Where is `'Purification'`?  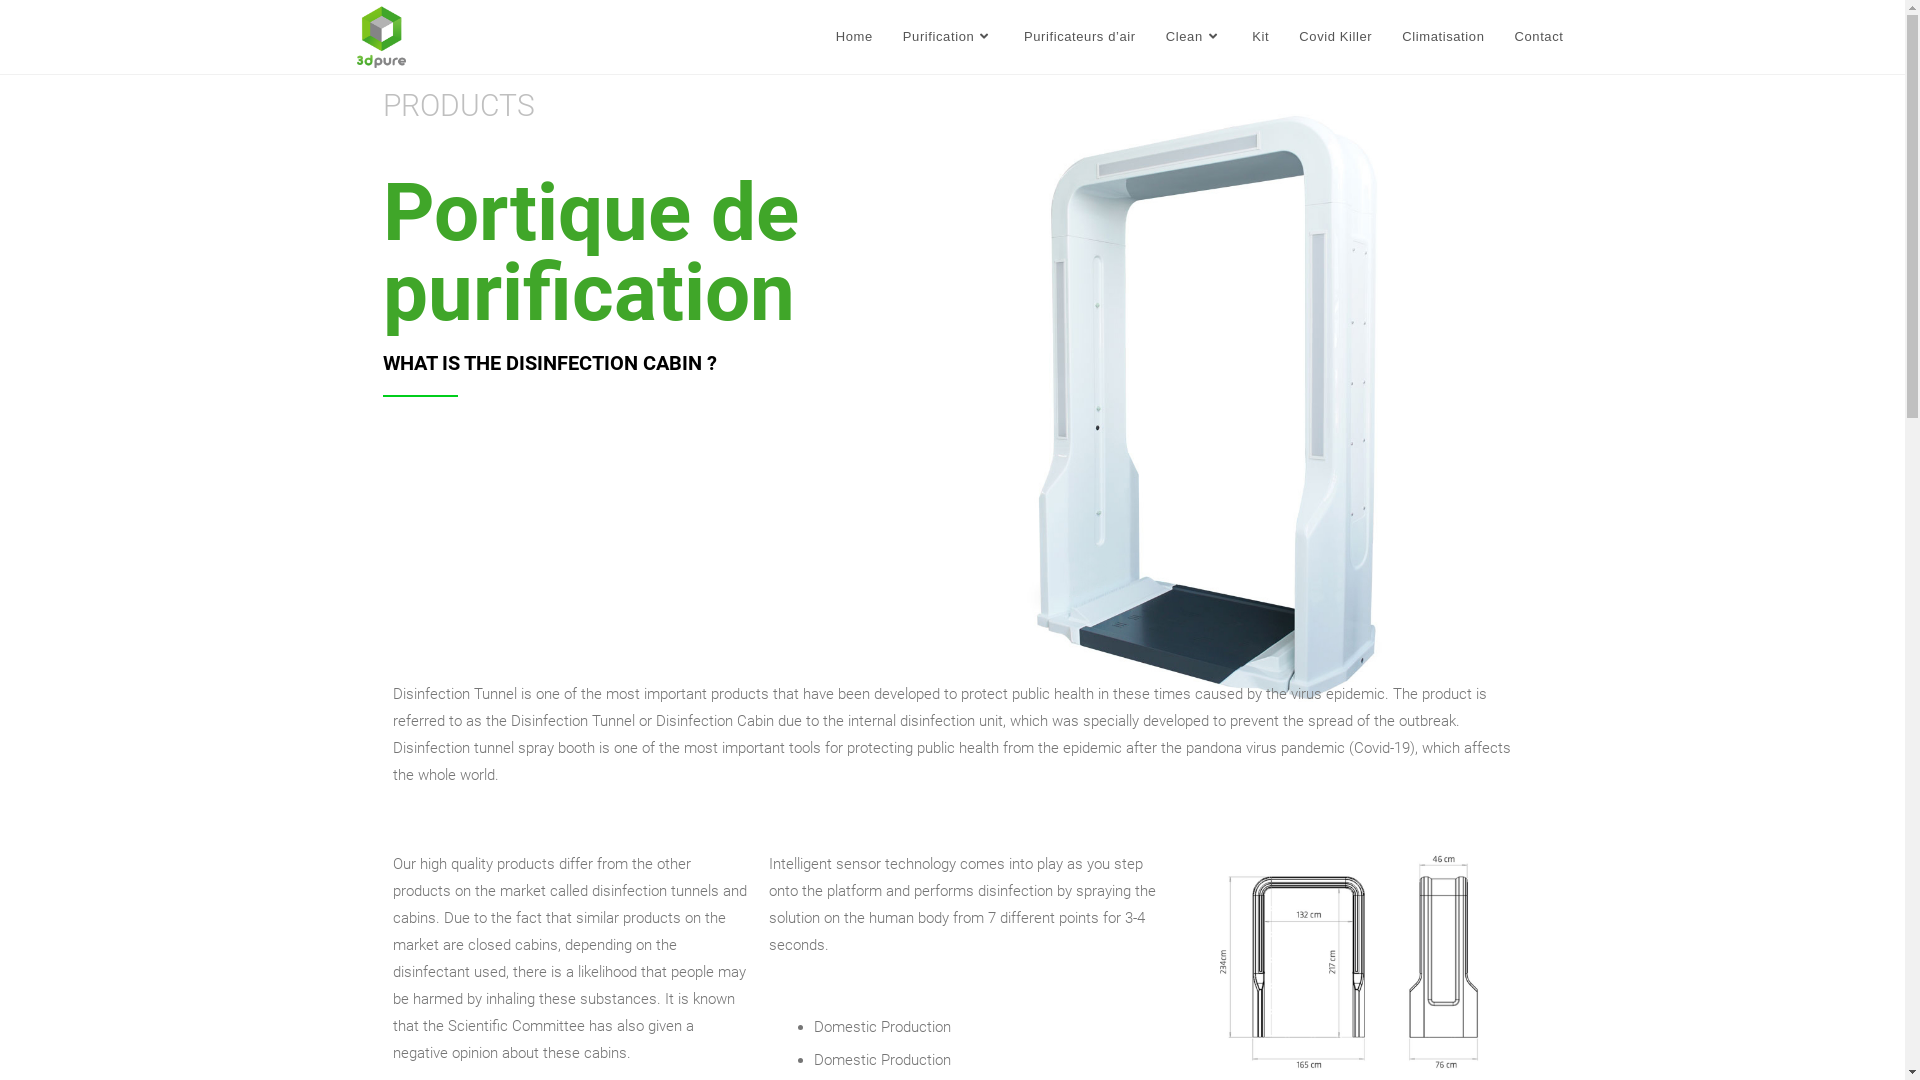
'Purification' is located at coordinates (947, 37).